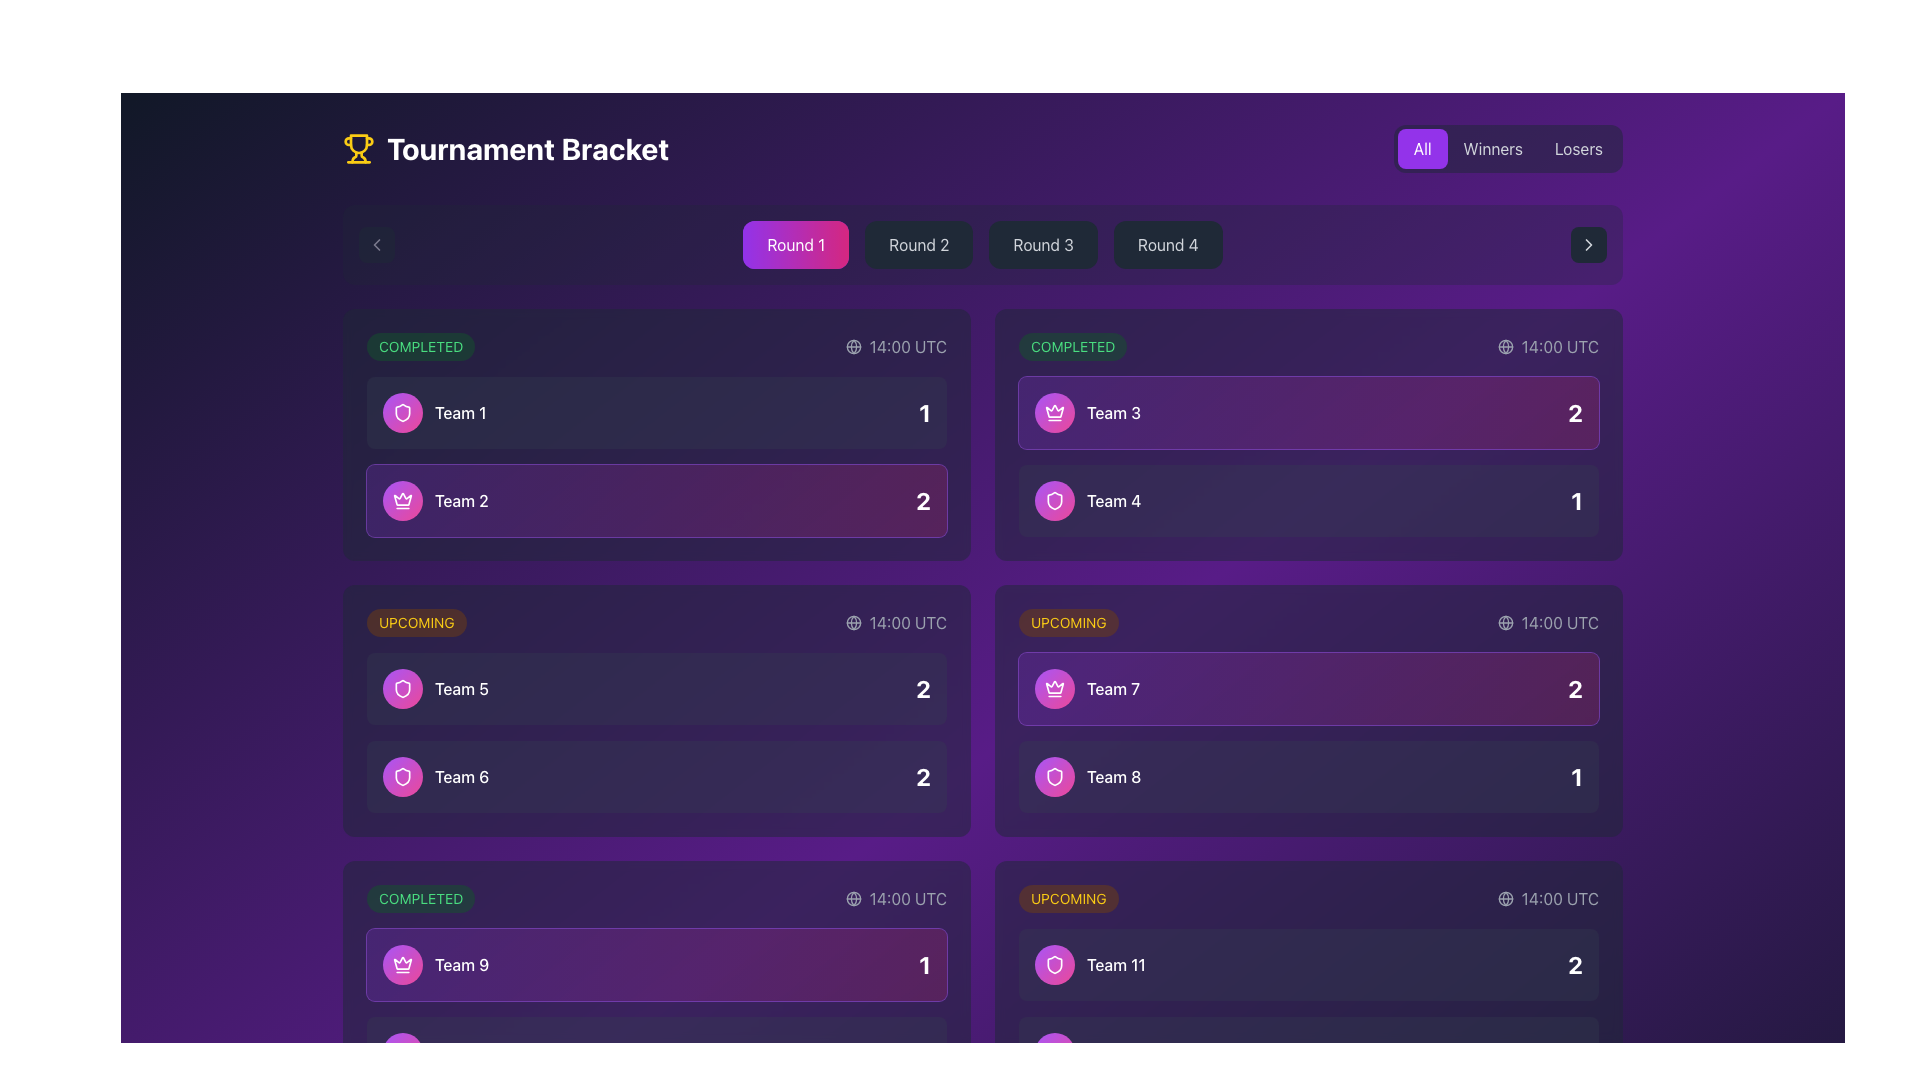  Describe the element at coordinates (1421, 148) in the screenshot. I see `the filter button located at the left-most side of the three-button horizontal menu at the top-right corner of the interface` at that location.